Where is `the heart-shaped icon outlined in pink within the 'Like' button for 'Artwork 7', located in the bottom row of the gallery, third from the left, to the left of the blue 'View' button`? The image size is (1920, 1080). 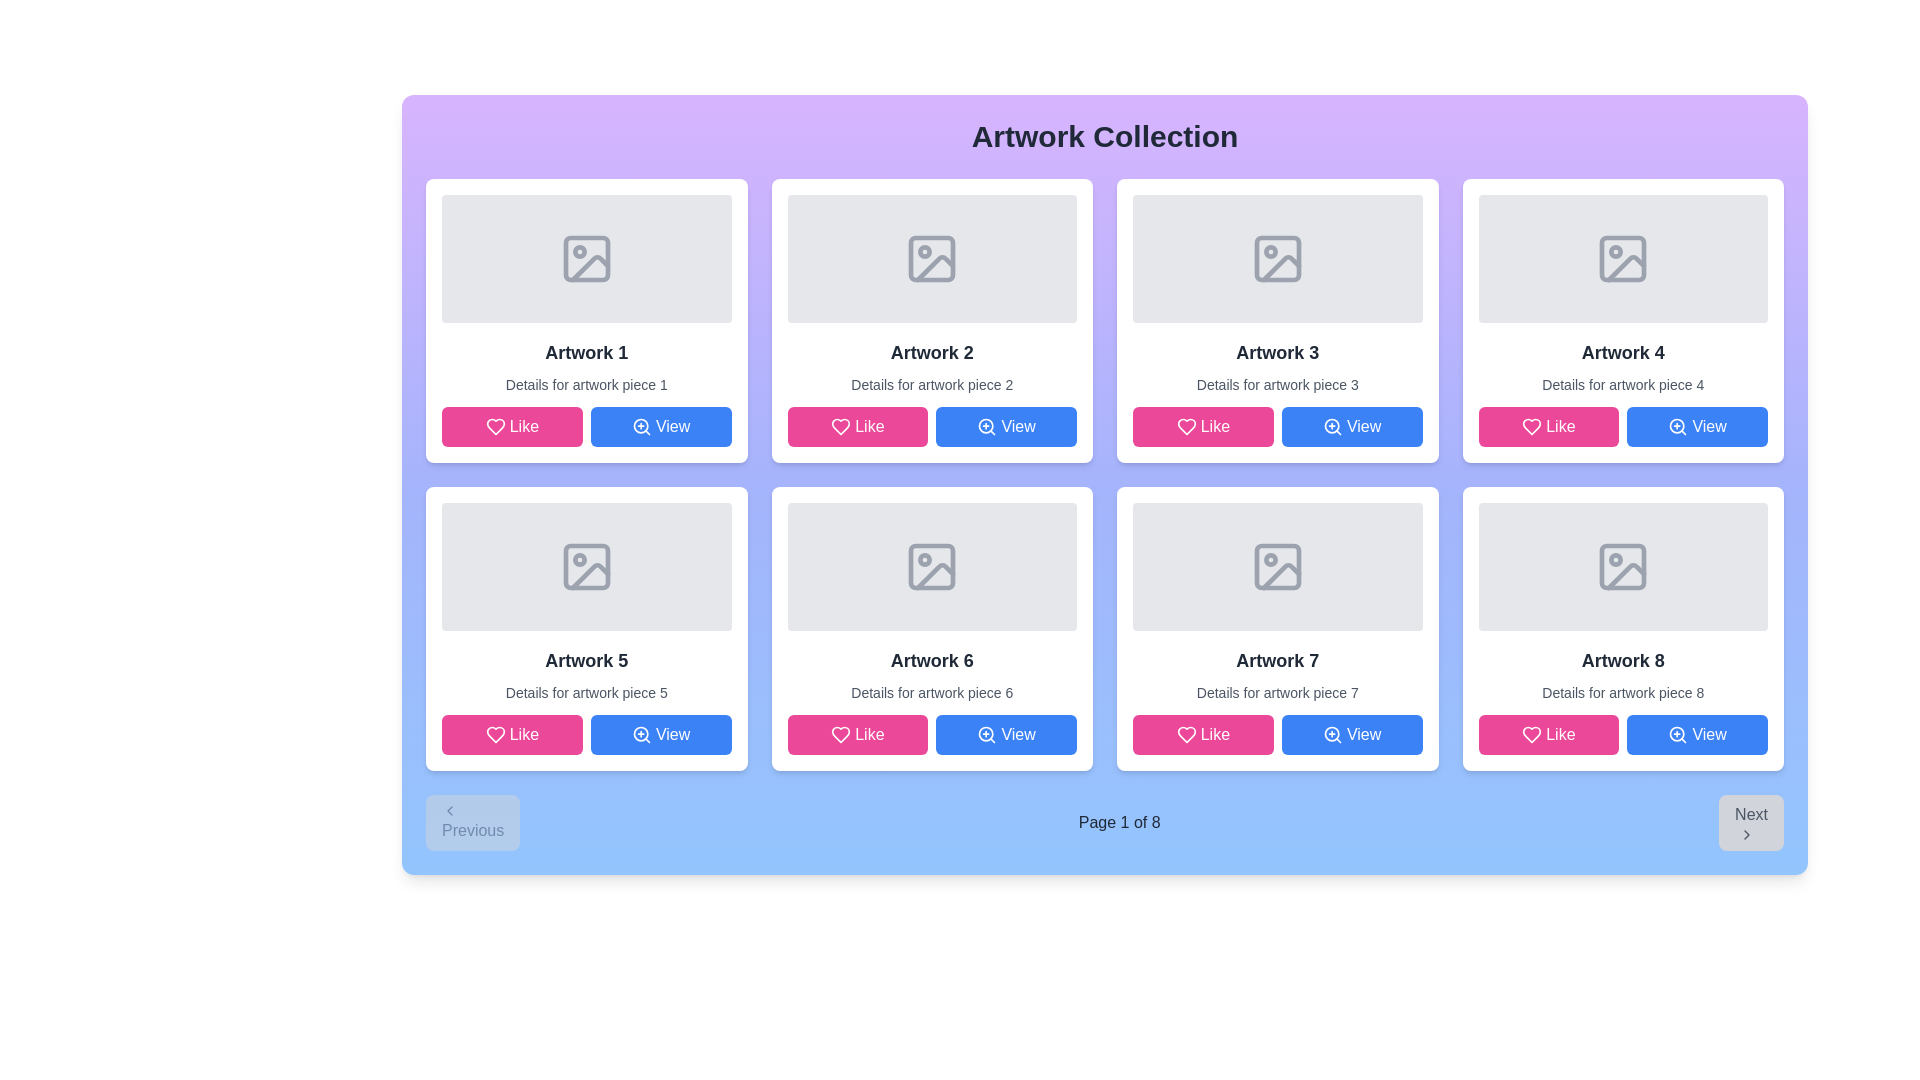 the heart-shaped icon outlined in pink within the 'Like' button for 'Artwork 7', located in the bottom row of the gallery, third from the left, to the left of the blue 'View' button is located at coordinates (1186, 735).